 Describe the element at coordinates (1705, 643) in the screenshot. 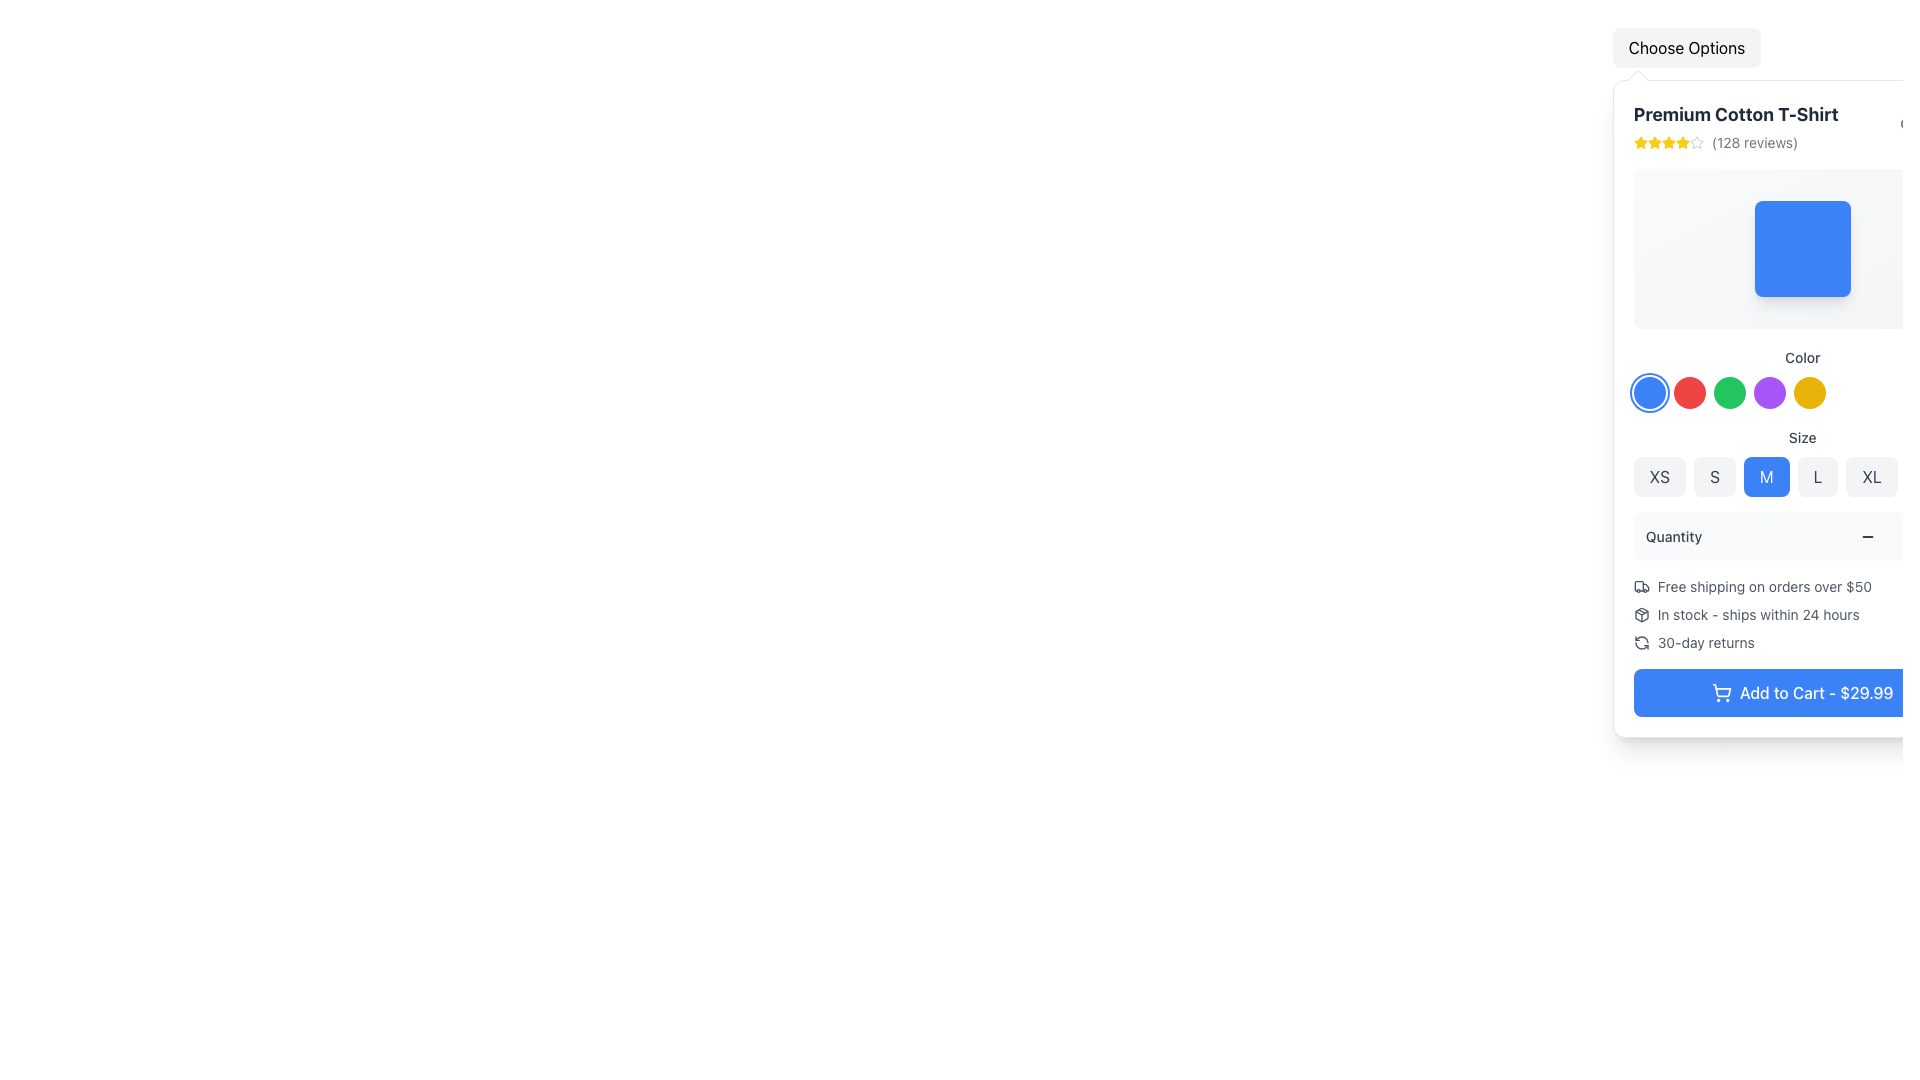

I see `the static text label that informs users about the 30-day return policy for the product, located above the 'Add to Cart' button` at that location.